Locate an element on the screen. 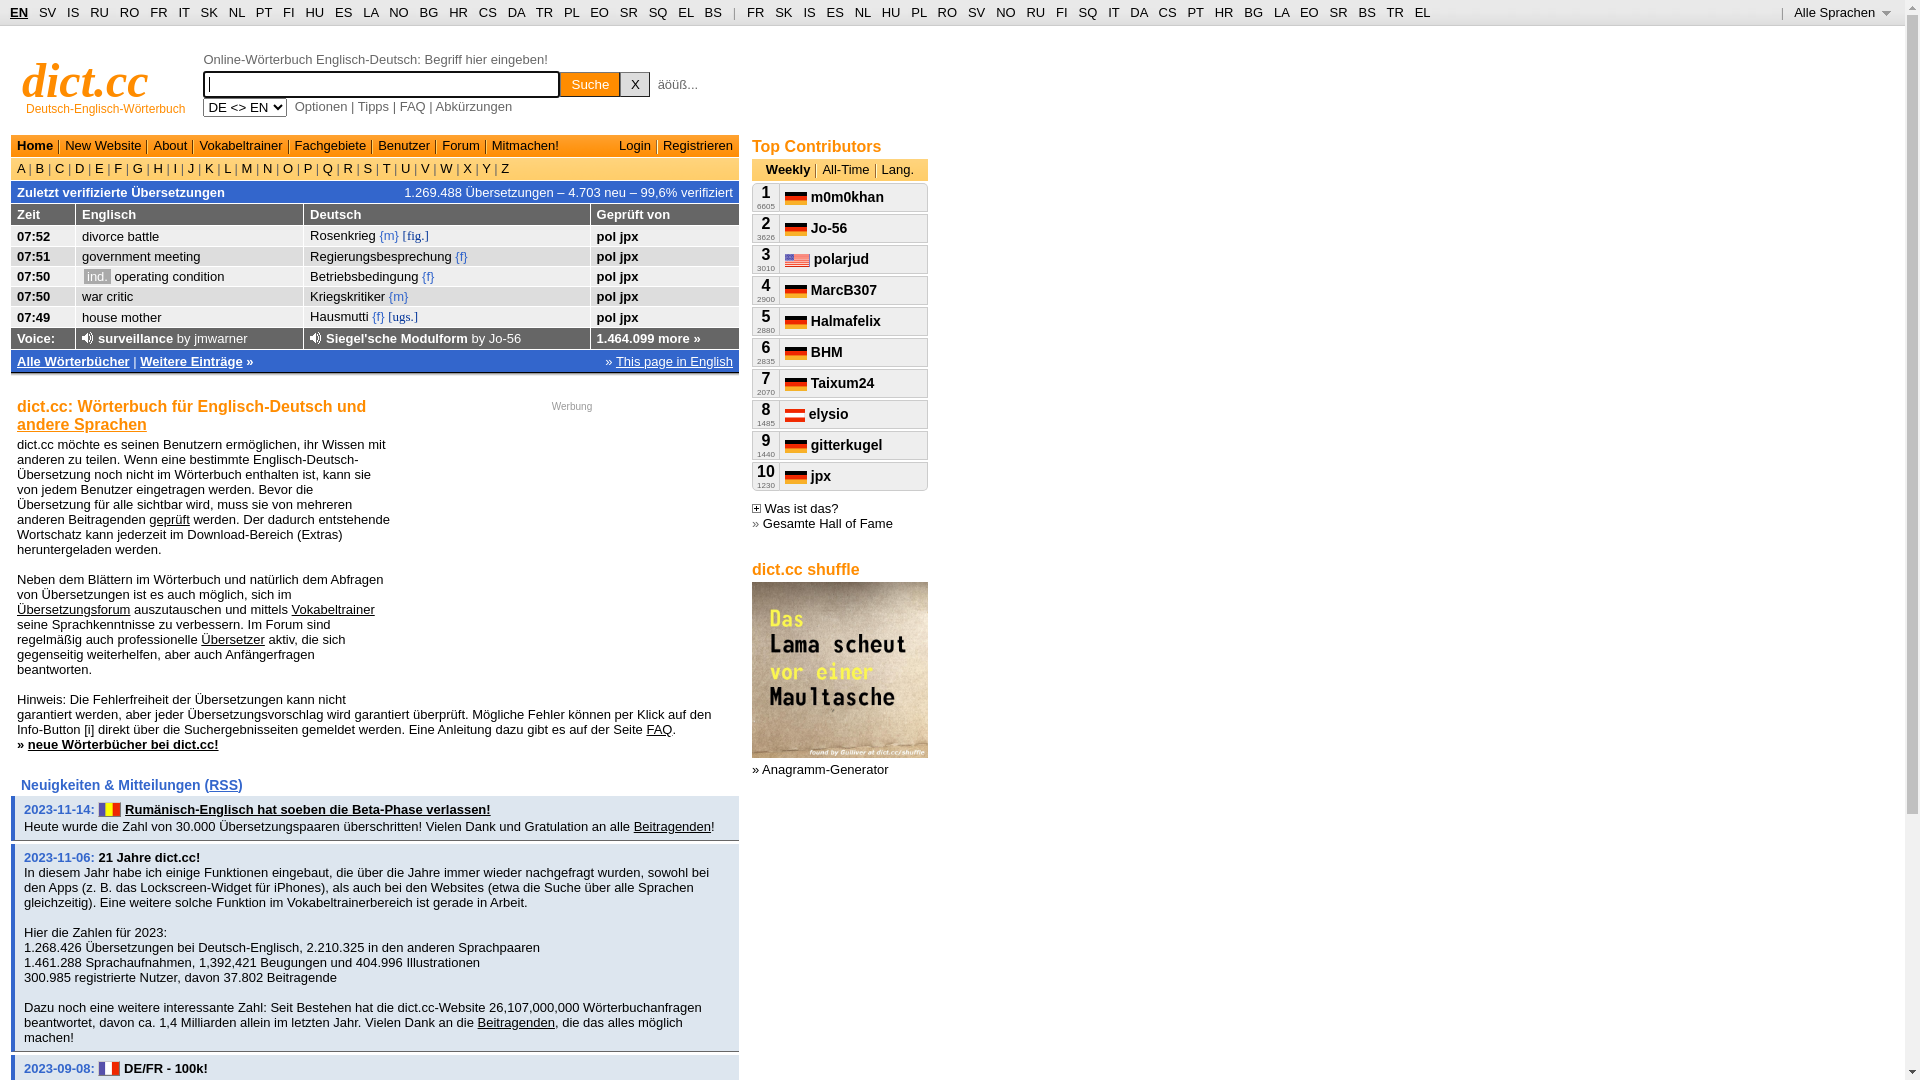 Image resolution: width=1920 pixels, height=1080 pixels. '07:50' is located at coordinates (33, 296).